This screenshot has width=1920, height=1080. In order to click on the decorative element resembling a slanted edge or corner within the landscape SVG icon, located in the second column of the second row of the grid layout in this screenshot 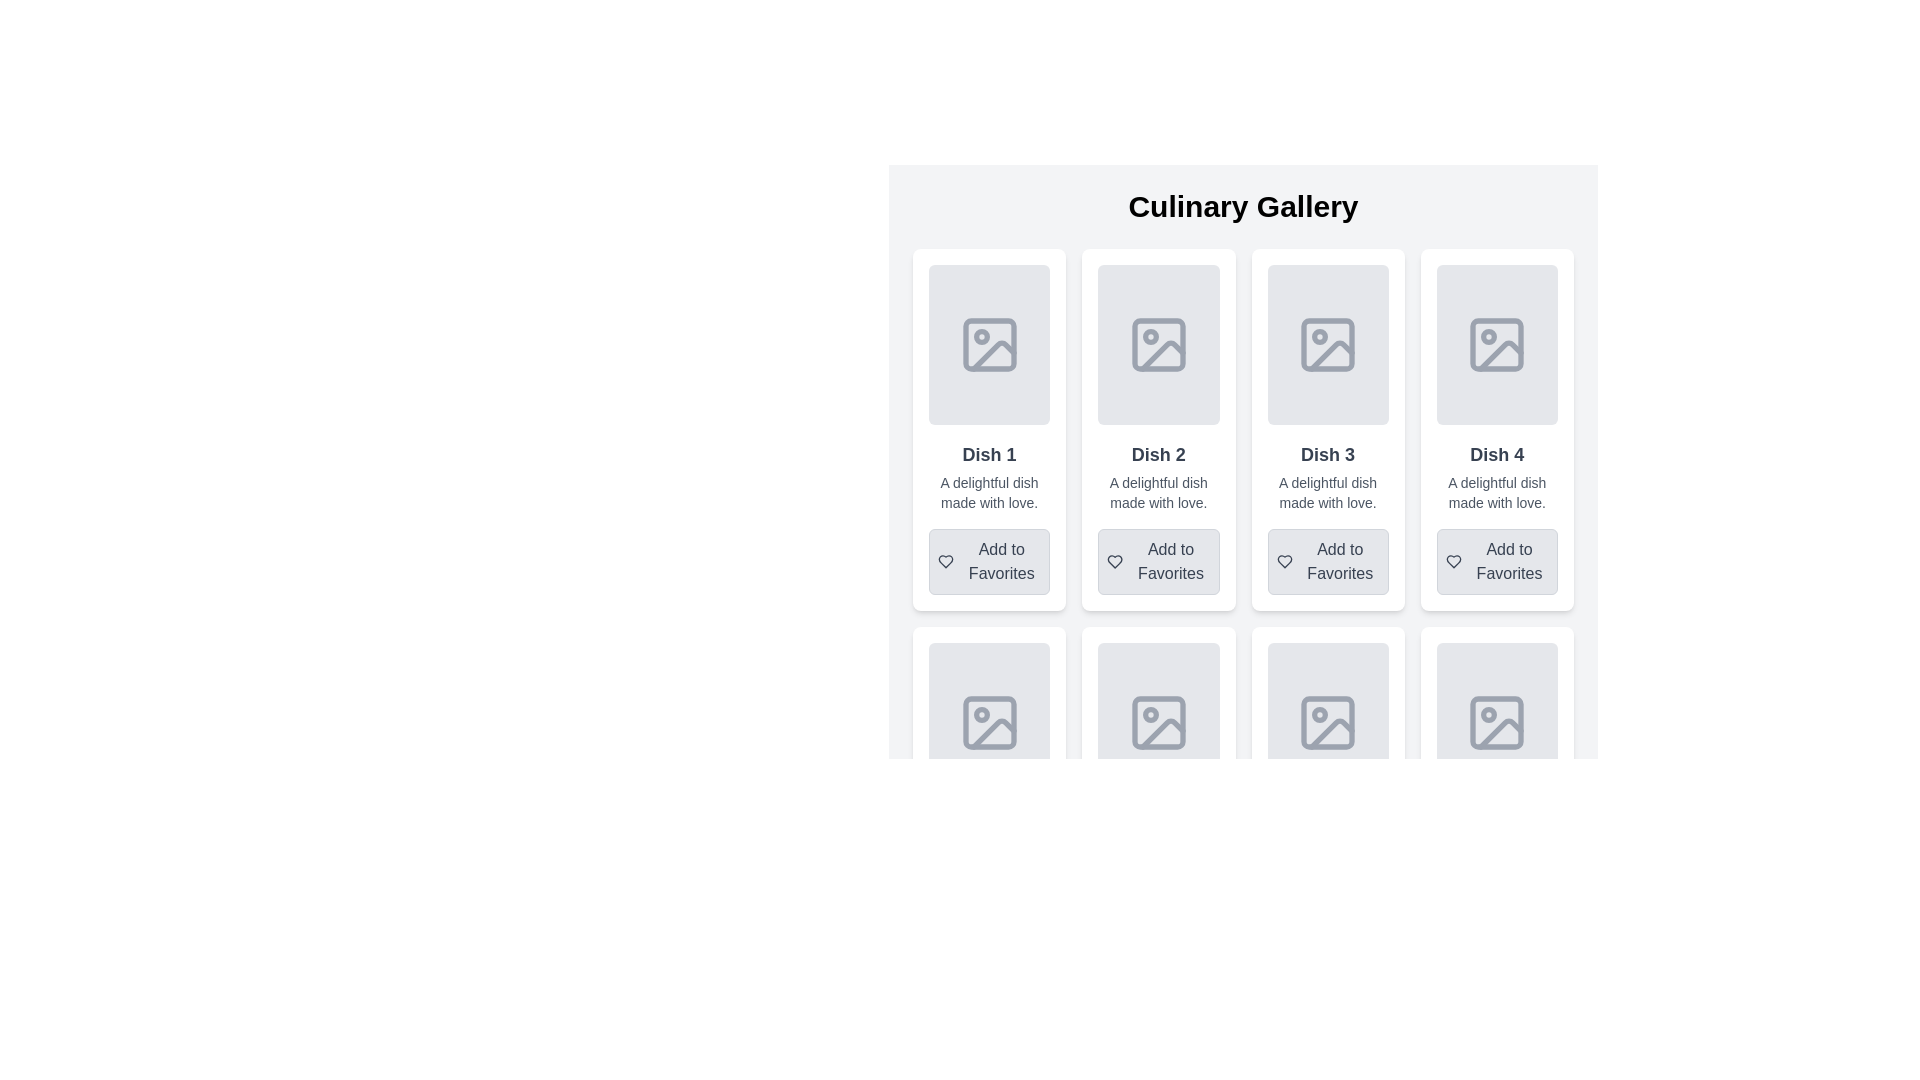, I will do `click(1162, 734)`.